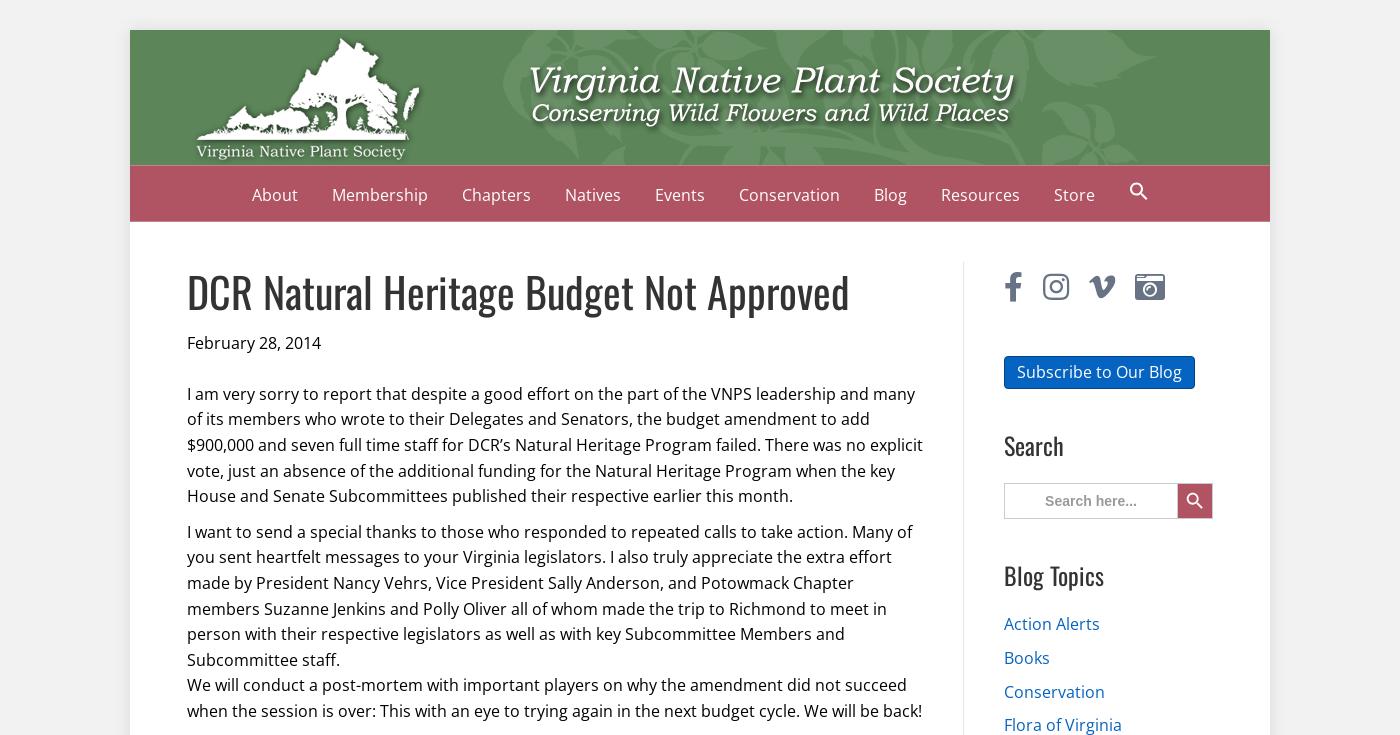 This screenshot has height=735, width=1400. I want to click on 'We will conduct a post-mortem with important players on why the amendment did not succeed when the session is over: This with an eye to trying again in the next budget cycle. We will be back!', so click(554, 697).